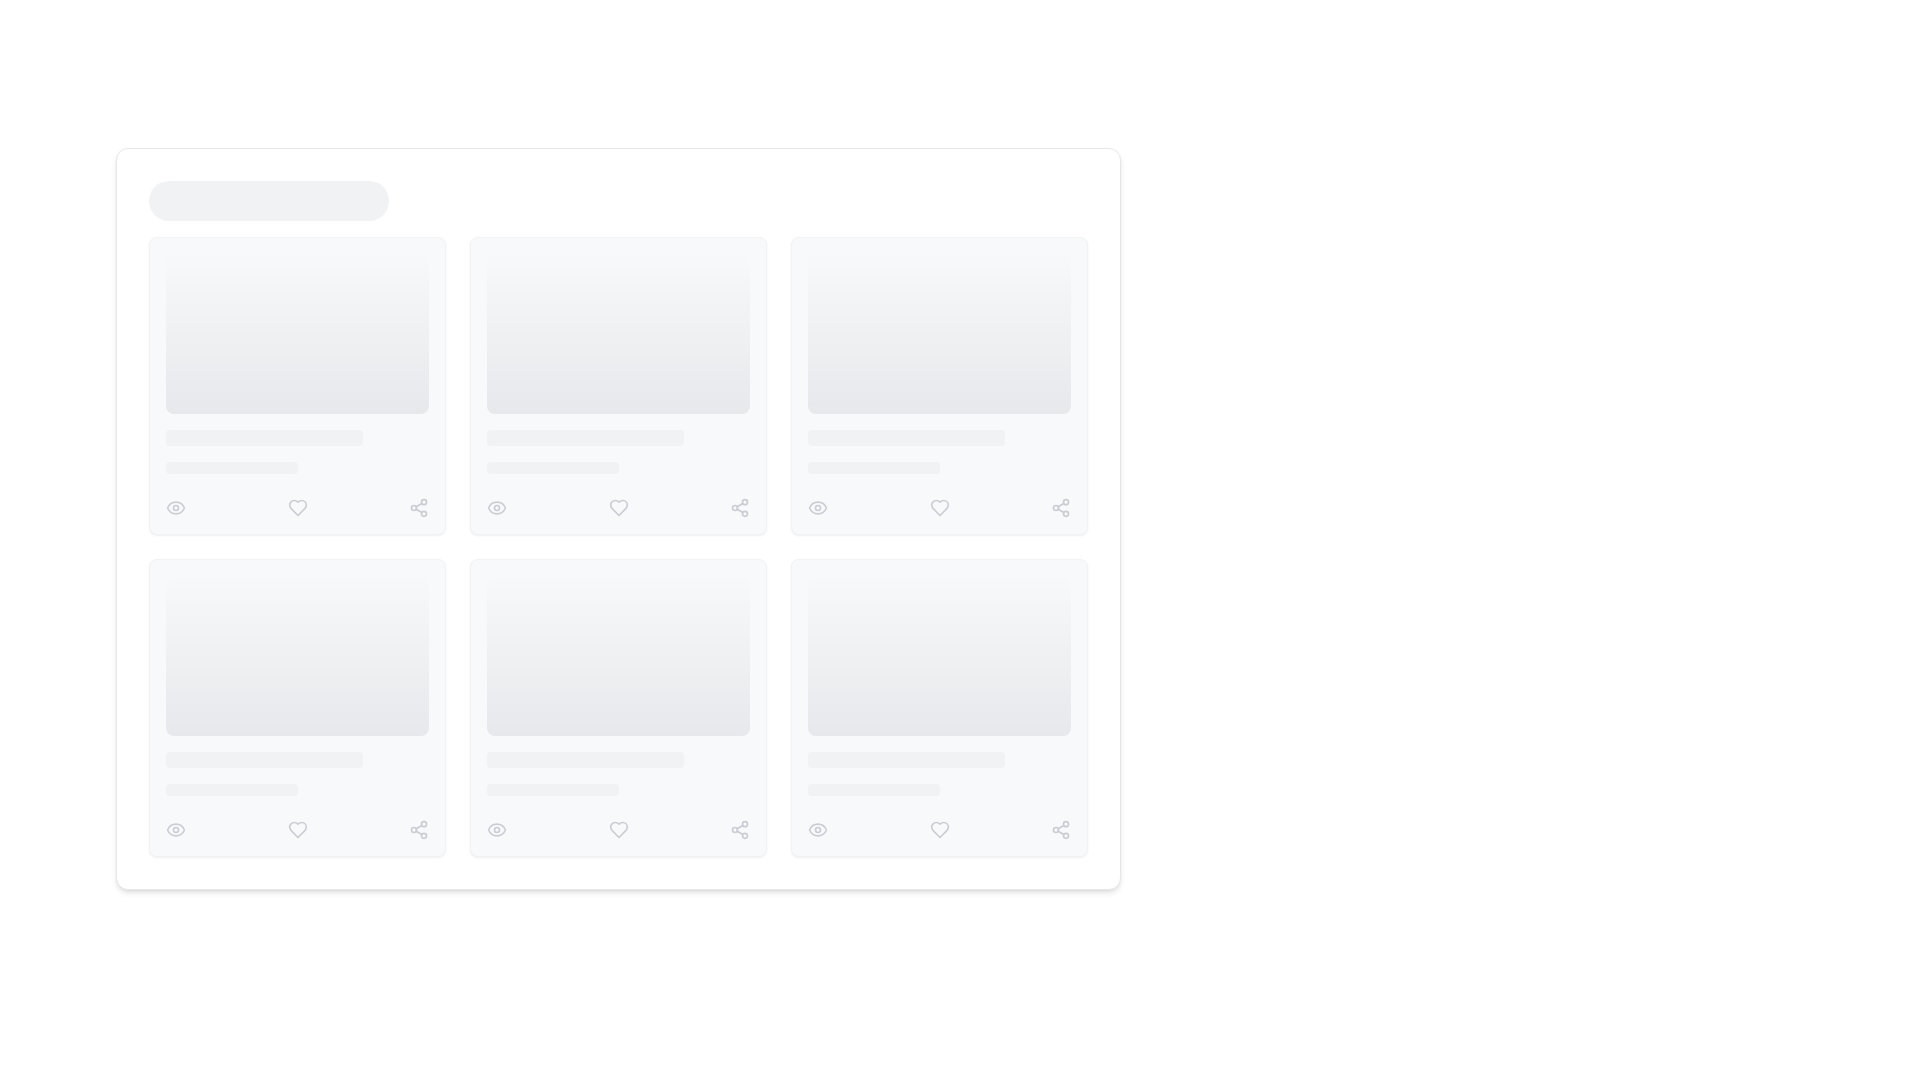  I want to click on the visibility settings icon located in the lower right corner of the grouped layout containing three icons, specifically the eye icon, so click(817, 507).